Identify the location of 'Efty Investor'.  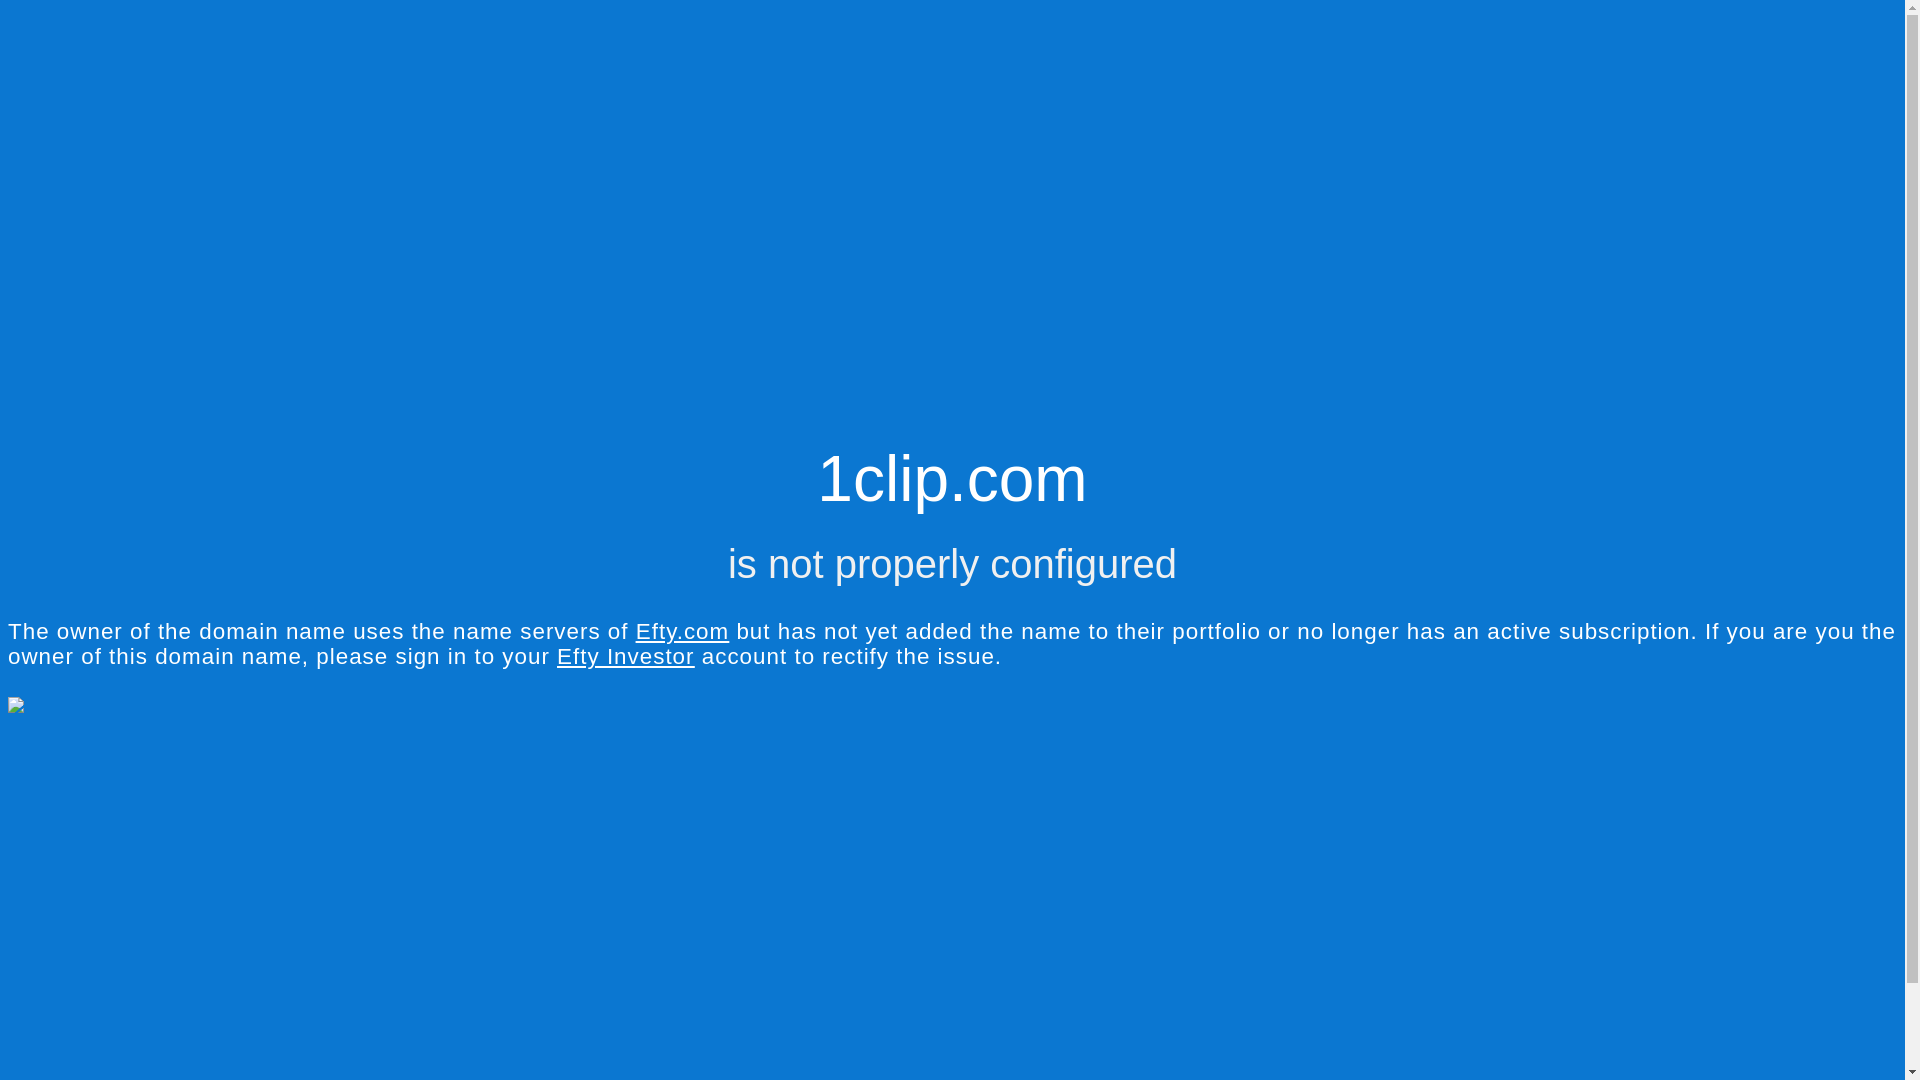
(556, 656).